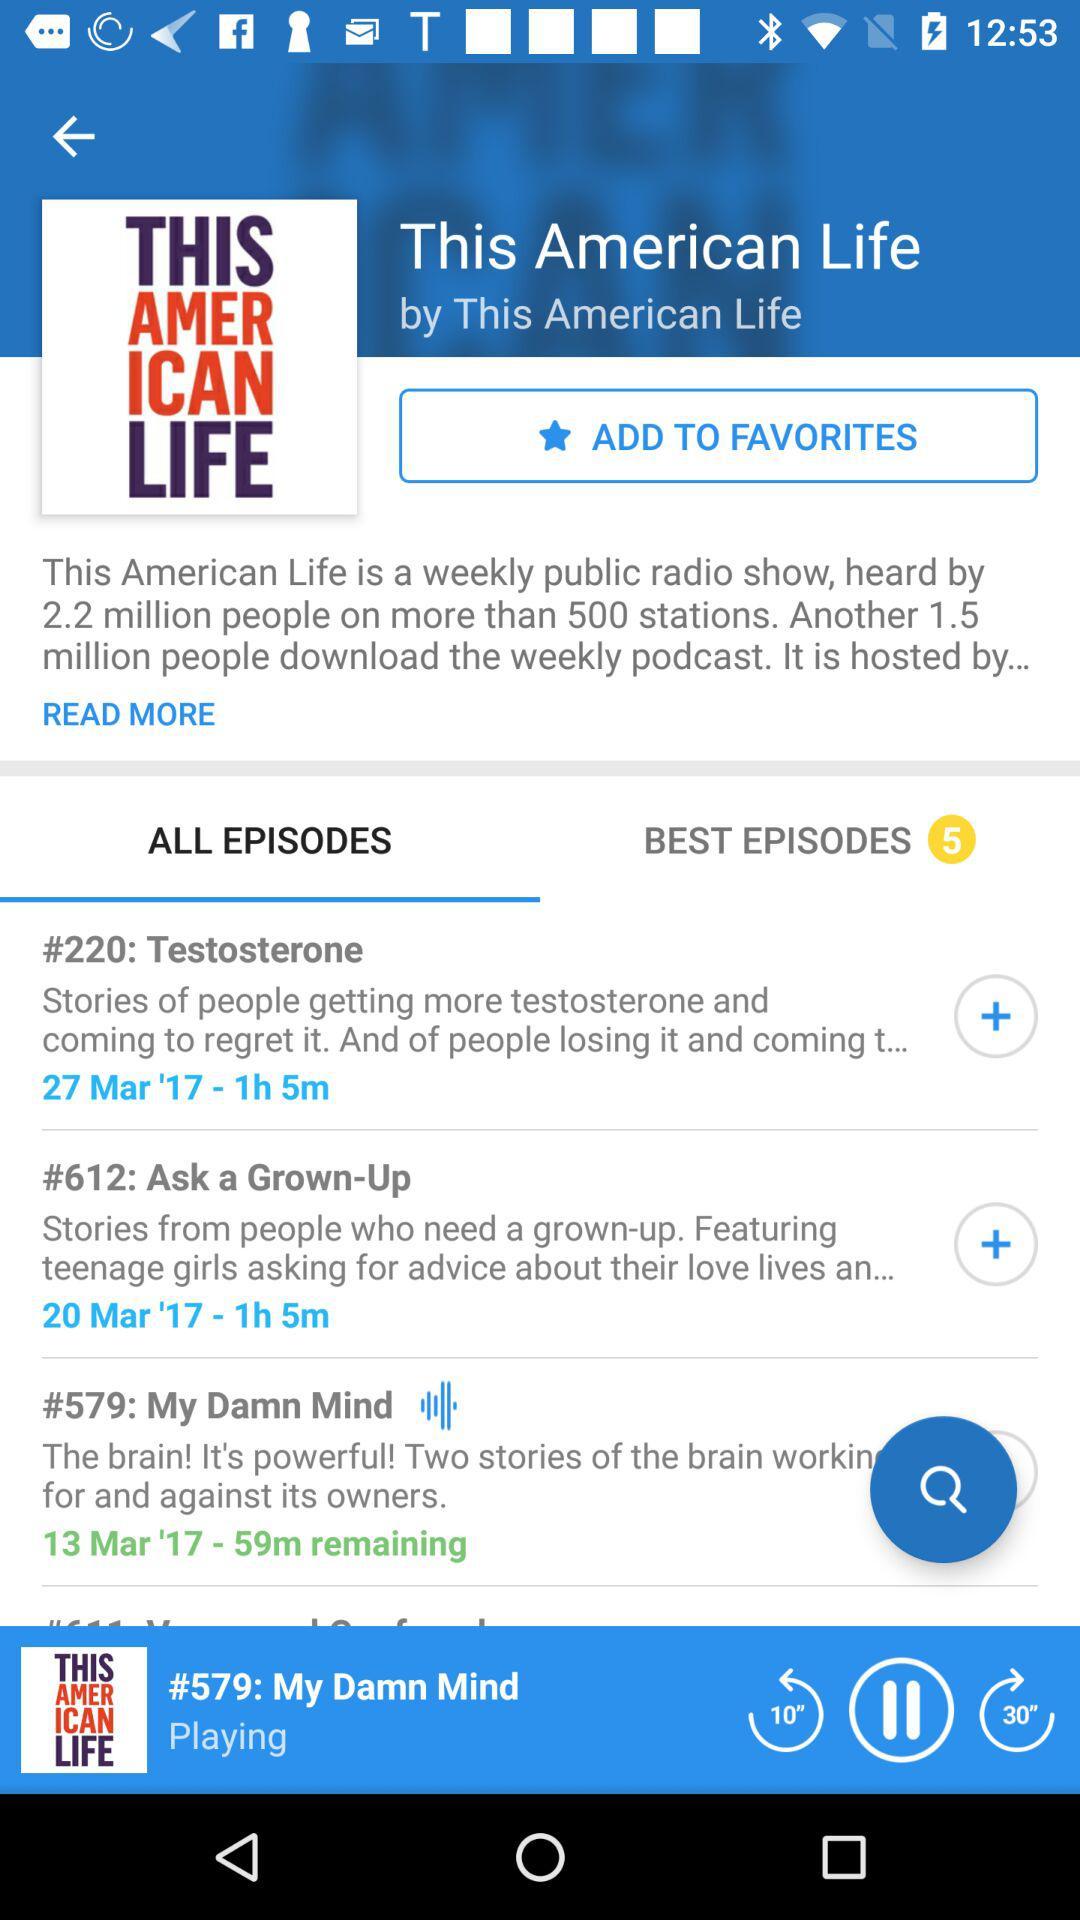 This screenshot has height=1920, width=1080. What do you see at coordinates (943, 1489) in the screenshot?
I see `the search icon` at bounding box center [943, 1489].